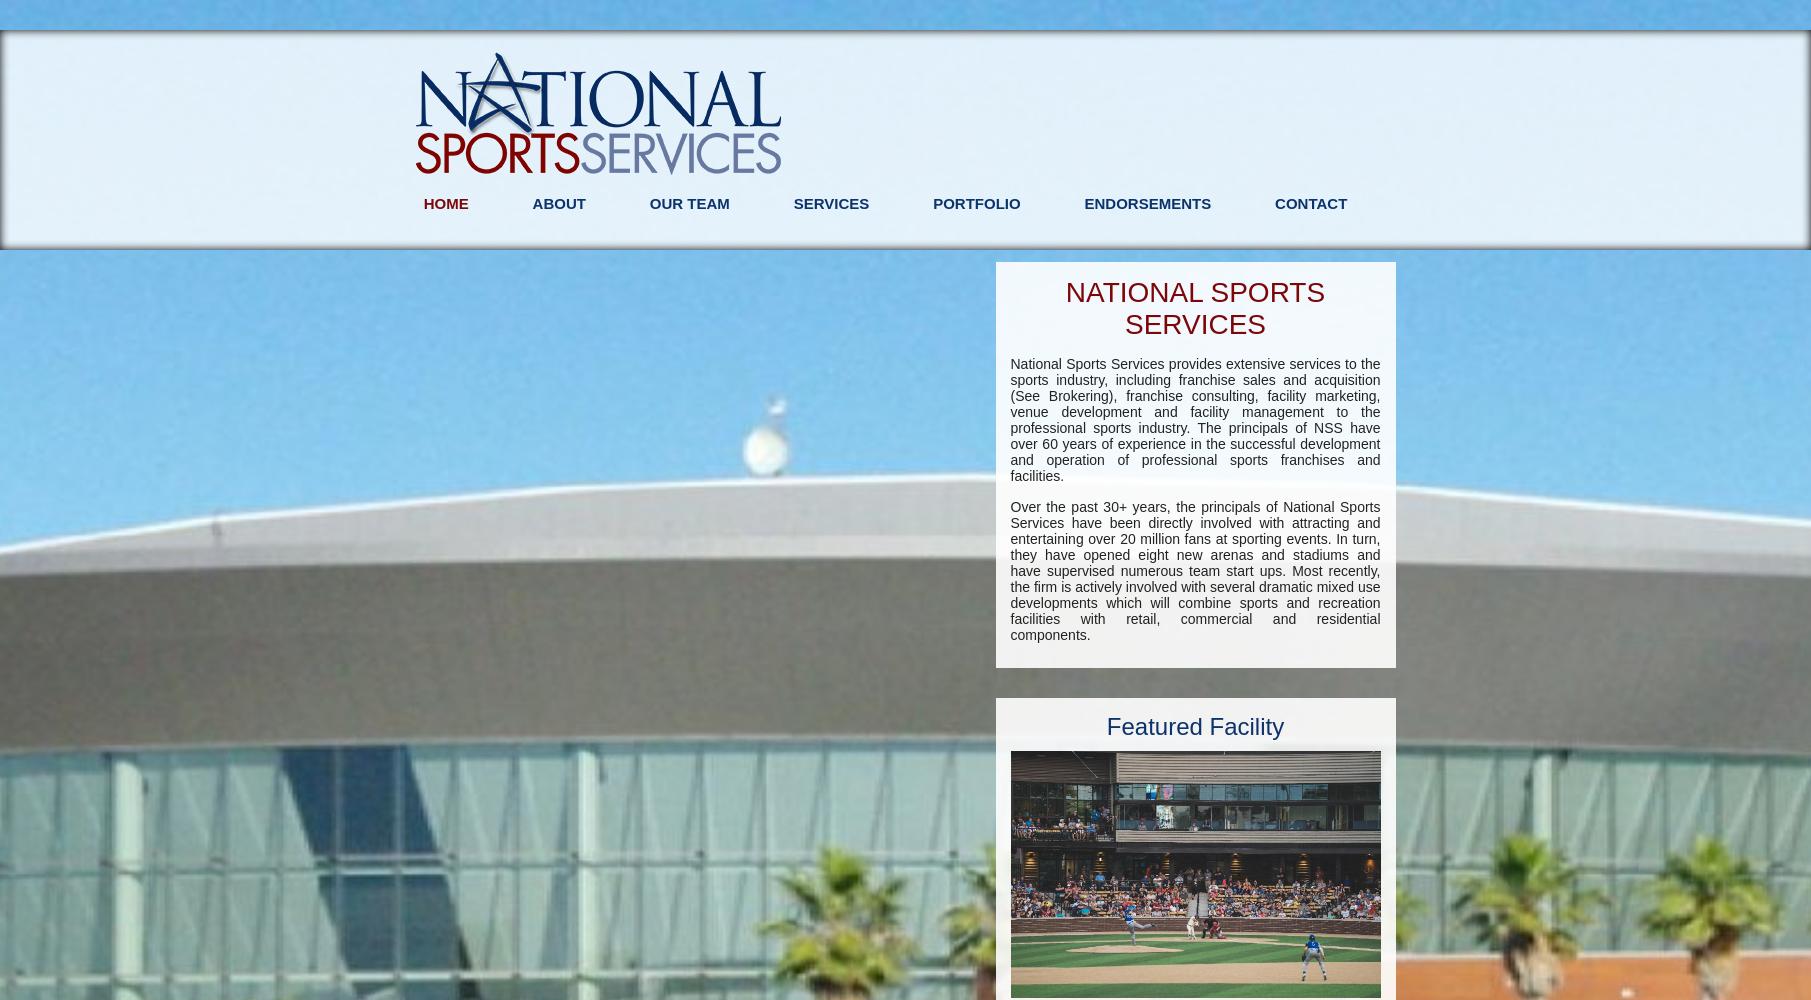 The image size is (1811, 1000). I want to click on 'National Sports Services provides extensive services to the sports industry, including franchise sales and acquisition (See Brokering), franchise consulting, facility marketing, venue development and facility management to the professional sports industry. The principals of NSS have over 60 years of experience in the successful development and operation of professional sports franchises and facilities.', so click(1194, 420).